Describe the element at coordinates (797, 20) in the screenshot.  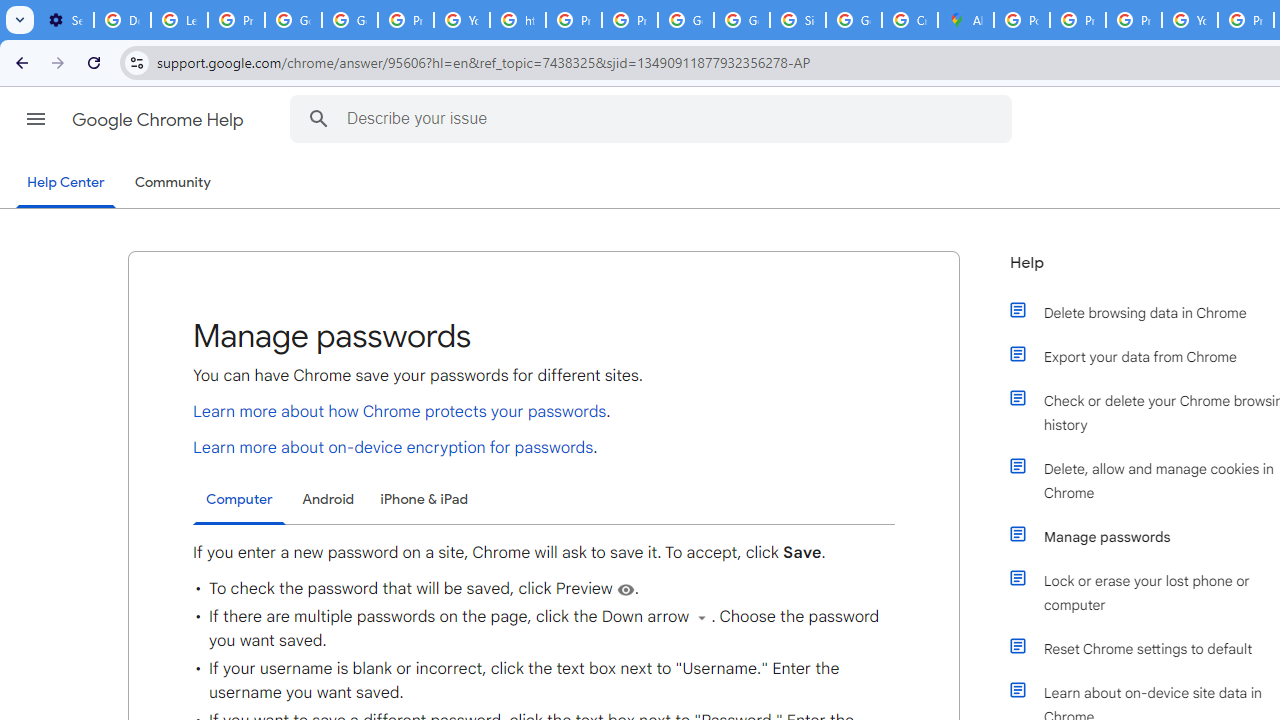
I see `'Sign in - Google Accounts'` at that location.